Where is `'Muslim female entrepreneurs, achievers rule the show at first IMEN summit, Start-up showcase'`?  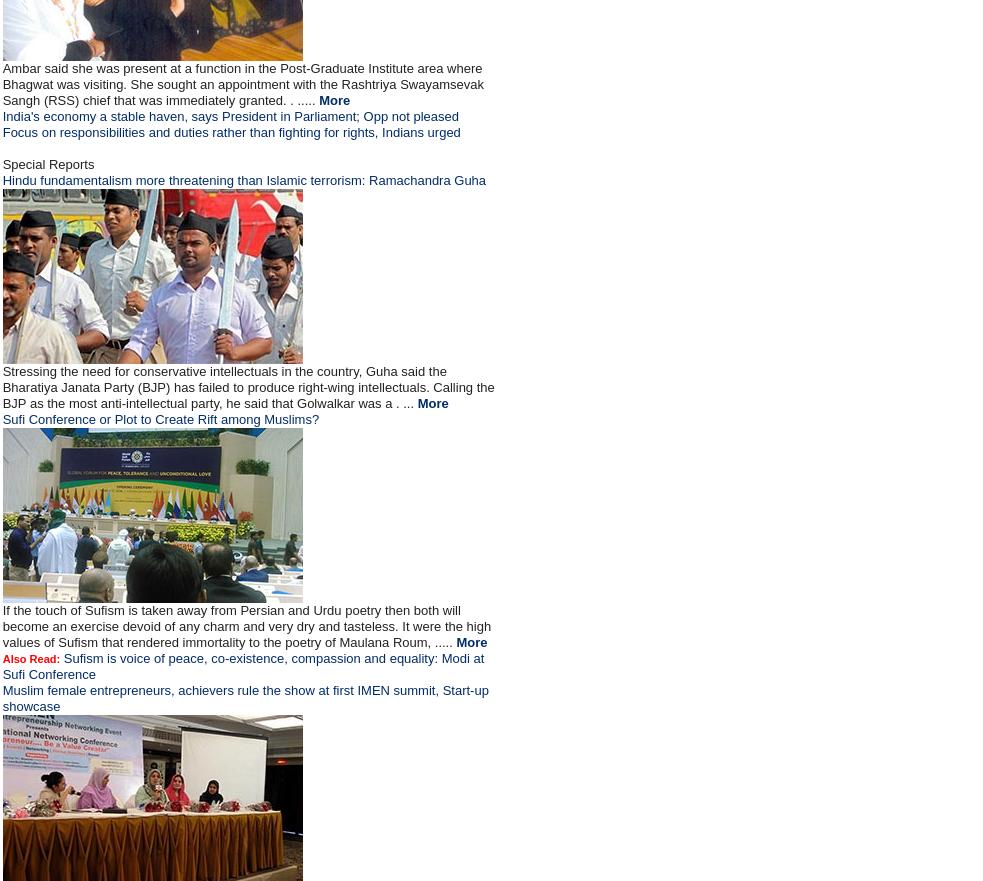
'Muslim female entrepreneurs, achievers rule the show at first IMEN summit, Start-up showcase' is located at coordinates (244, 697).